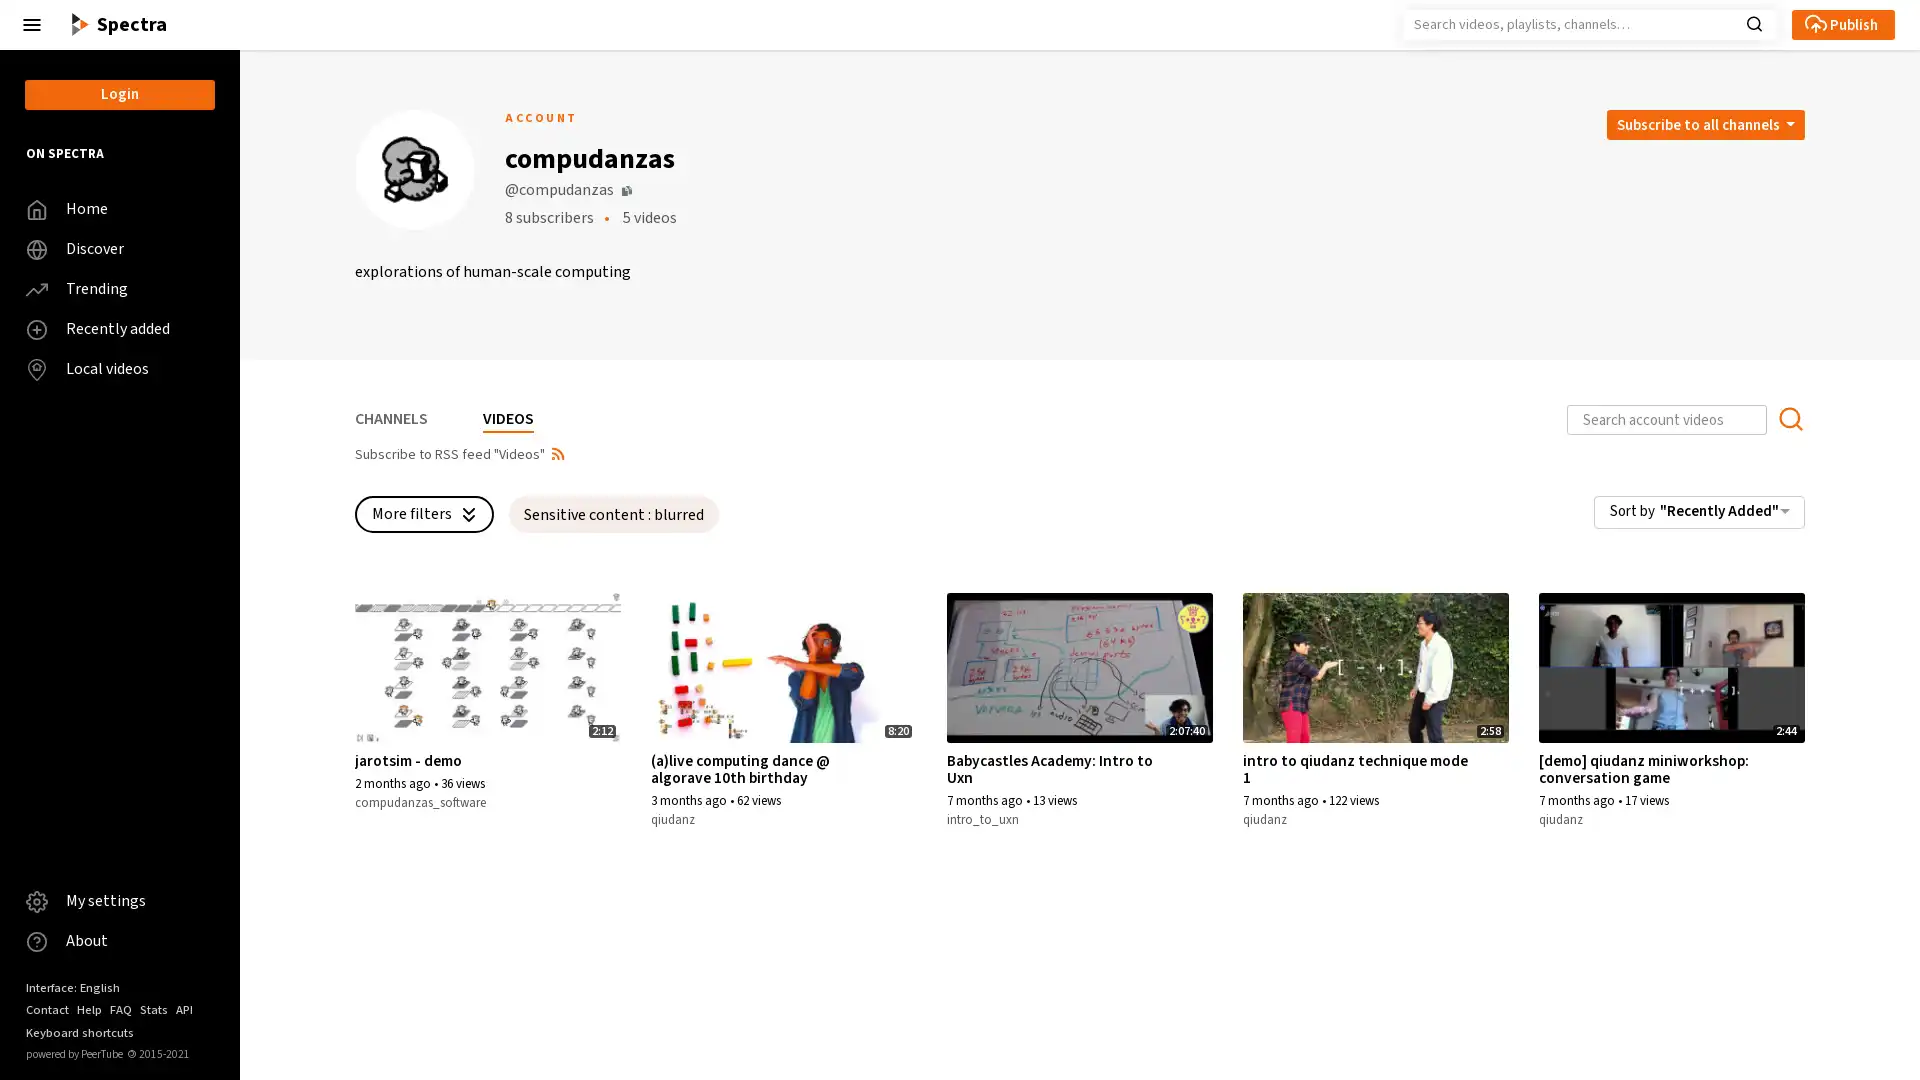  I want to click on Close the left menu, so click(32, 24).